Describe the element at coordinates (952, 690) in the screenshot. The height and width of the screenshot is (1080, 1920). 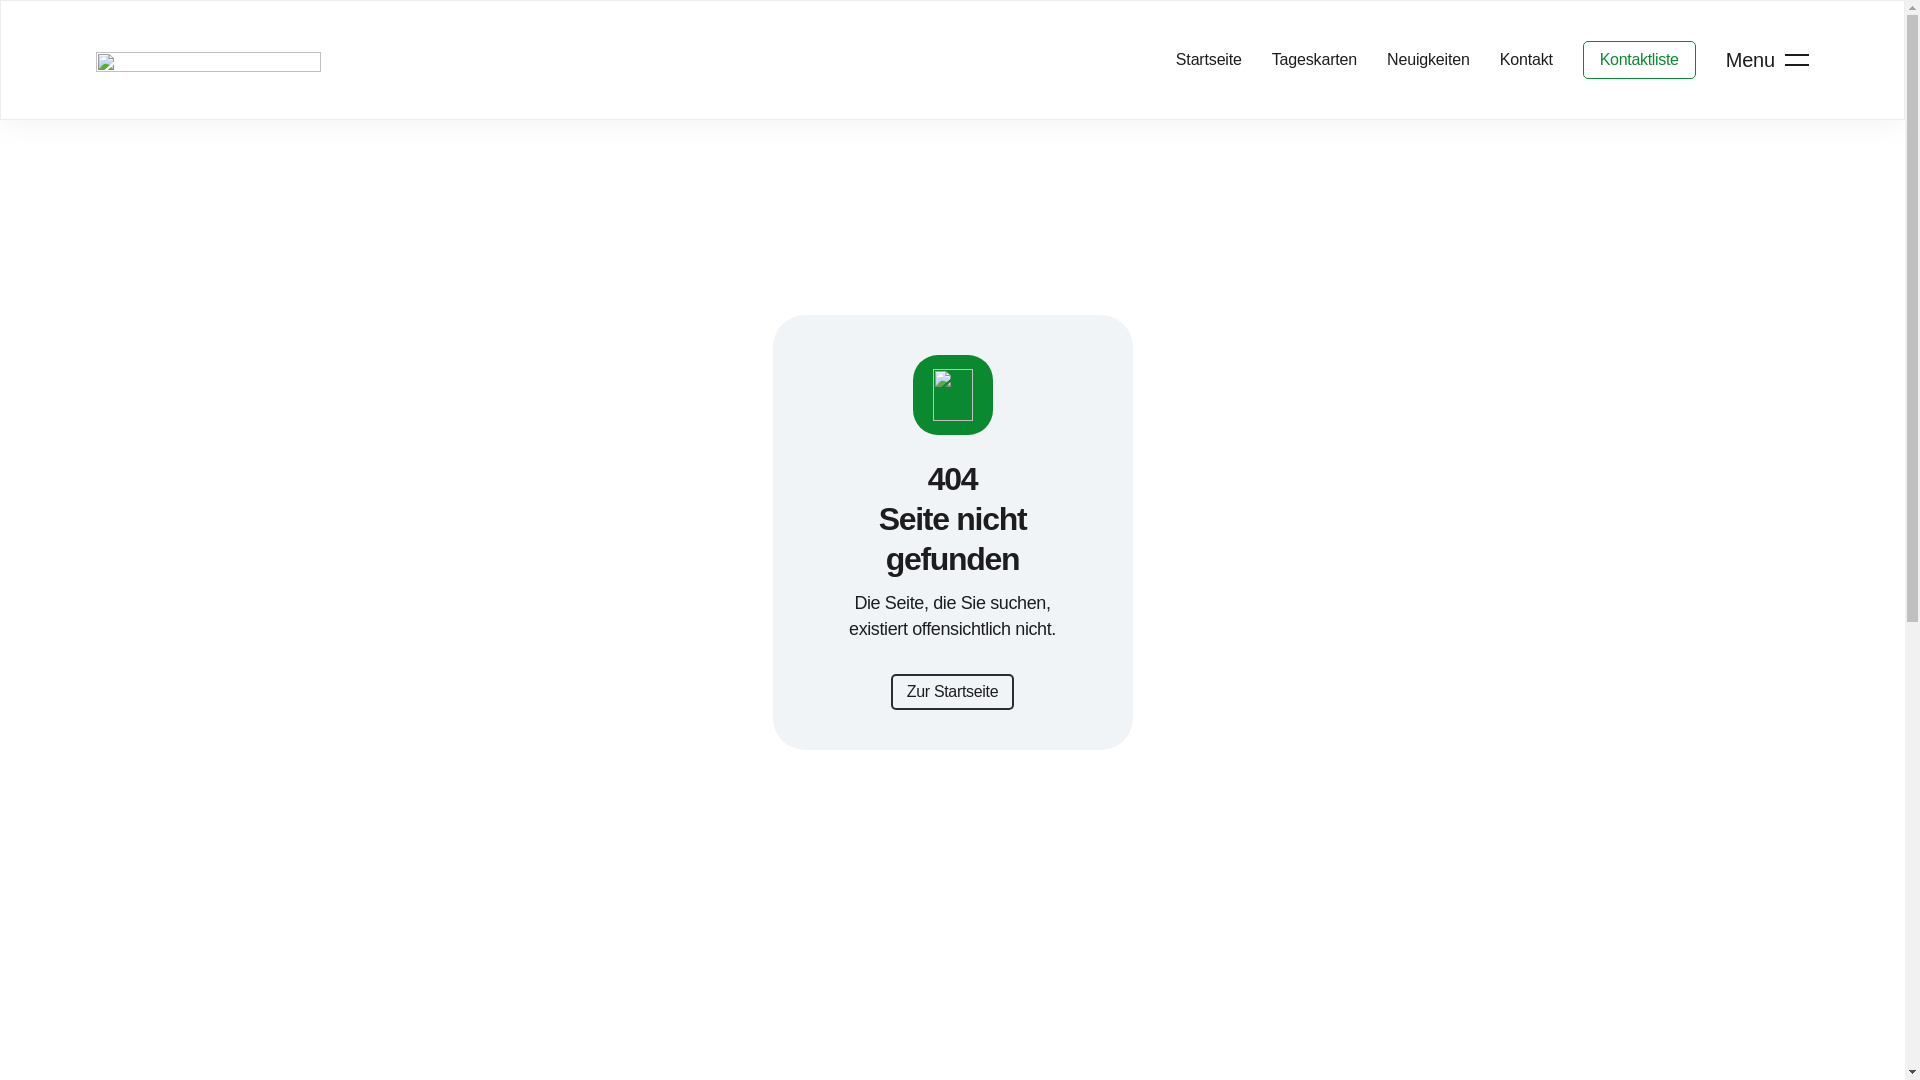
I see `'Zur Startseite'` at that location.